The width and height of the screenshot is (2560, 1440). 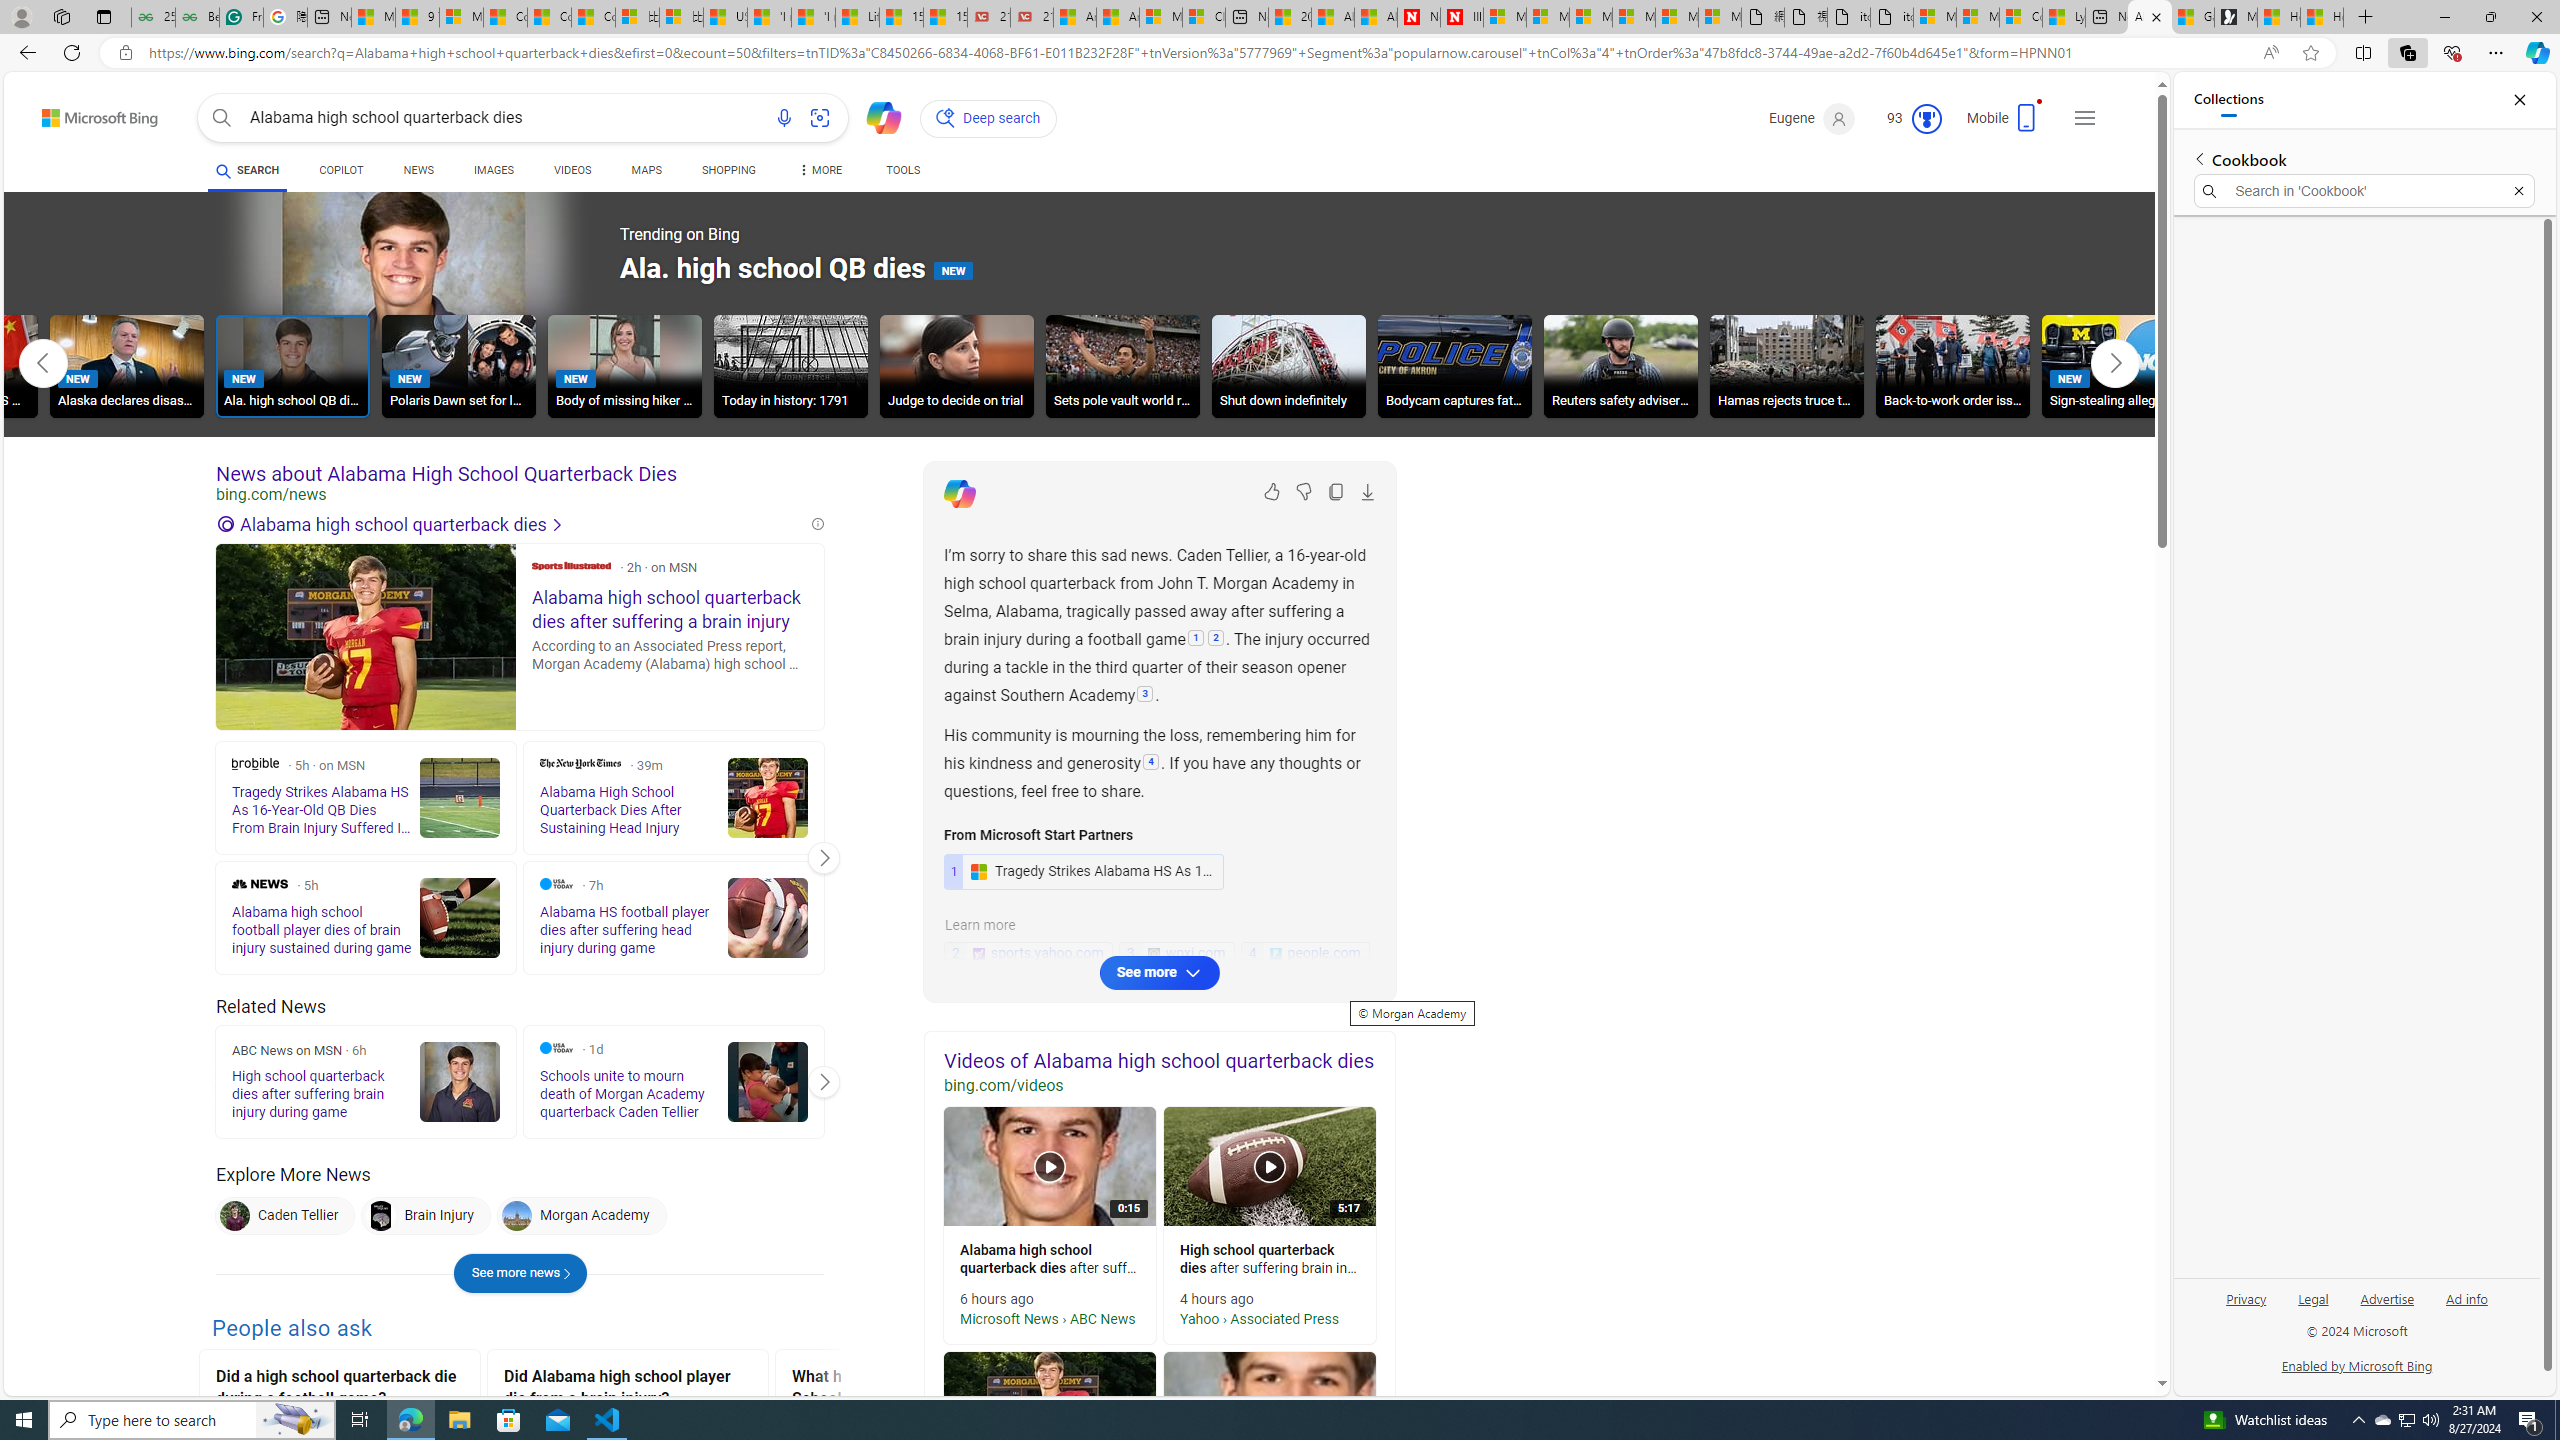 What do you see at coordinates (423, 1215) in the screenshot?
I see `'Brain Injury Brain Injury'` at bounding box center [423, 1215].